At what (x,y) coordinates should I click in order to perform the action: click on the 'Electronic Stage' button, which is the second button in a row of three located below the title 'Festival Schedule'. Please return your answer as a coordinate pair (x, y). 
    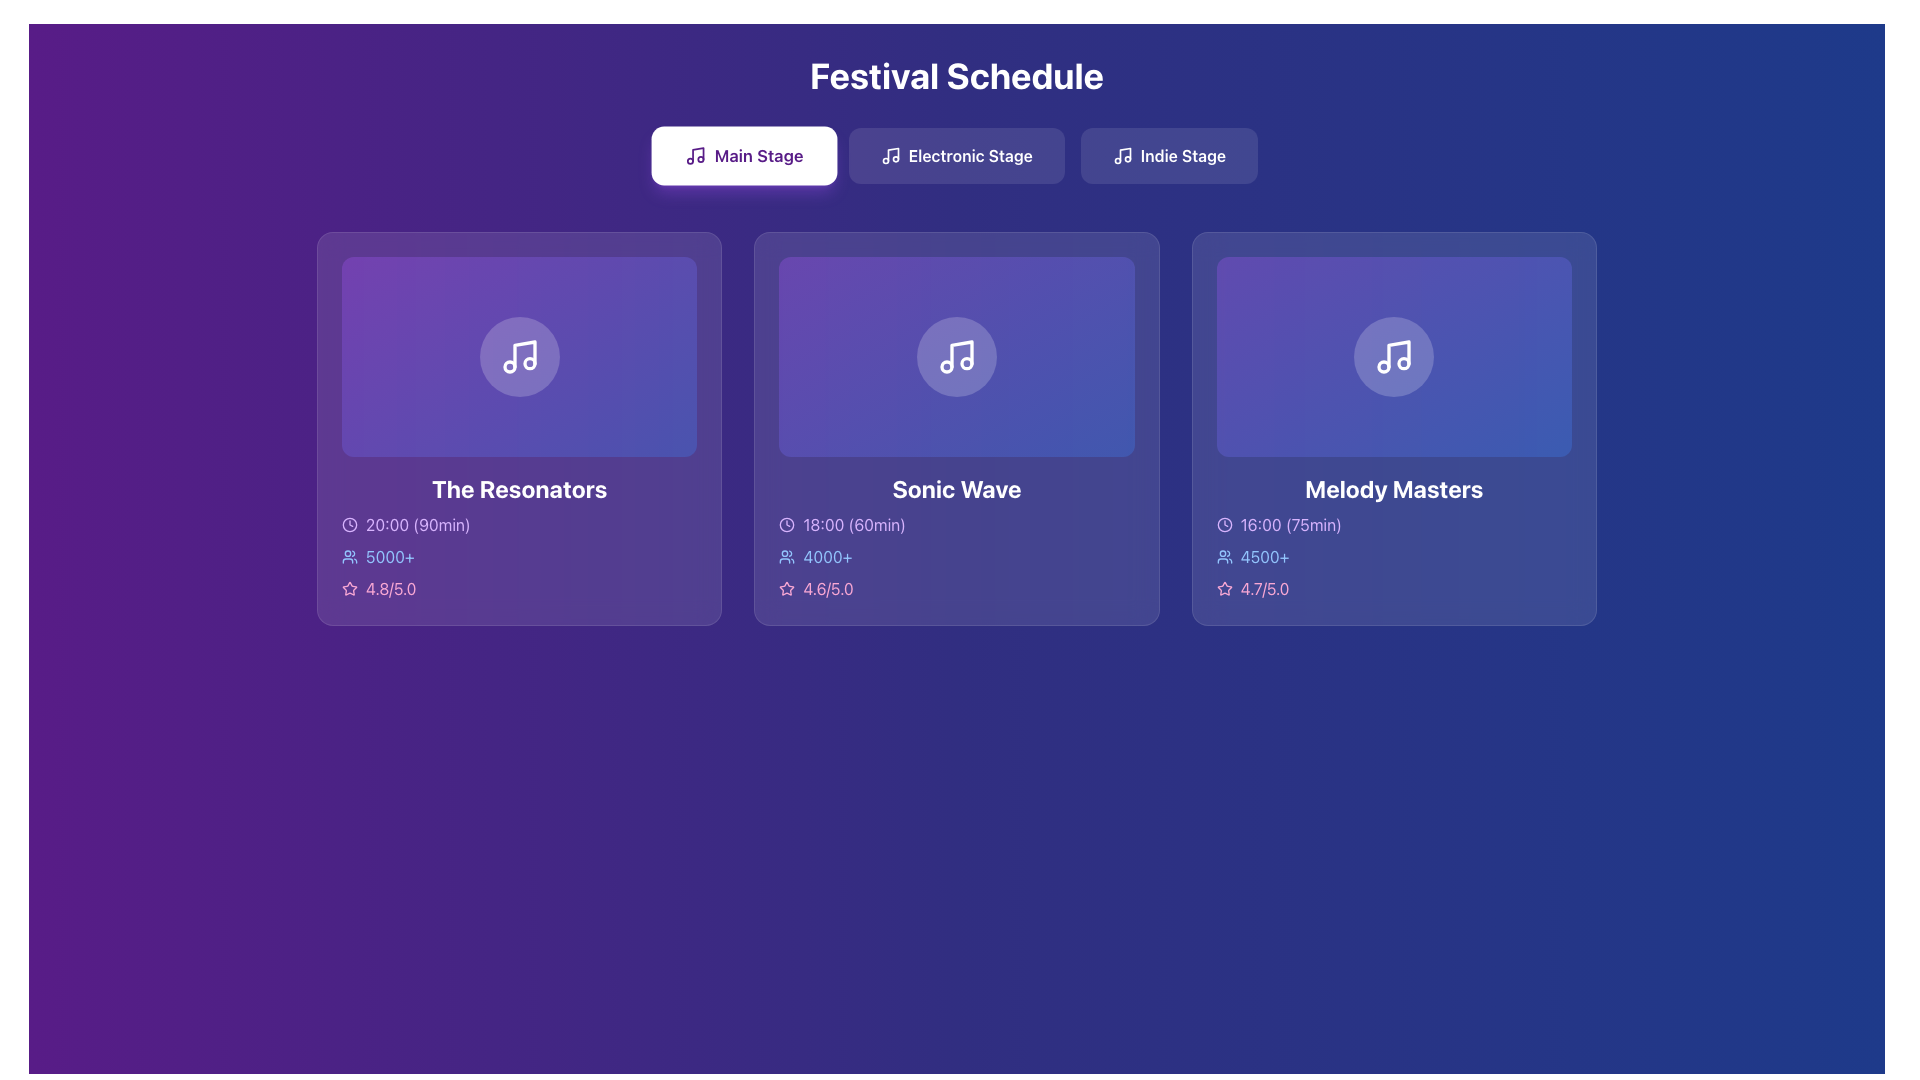
    Looking at the image, I should click on (889, 154).